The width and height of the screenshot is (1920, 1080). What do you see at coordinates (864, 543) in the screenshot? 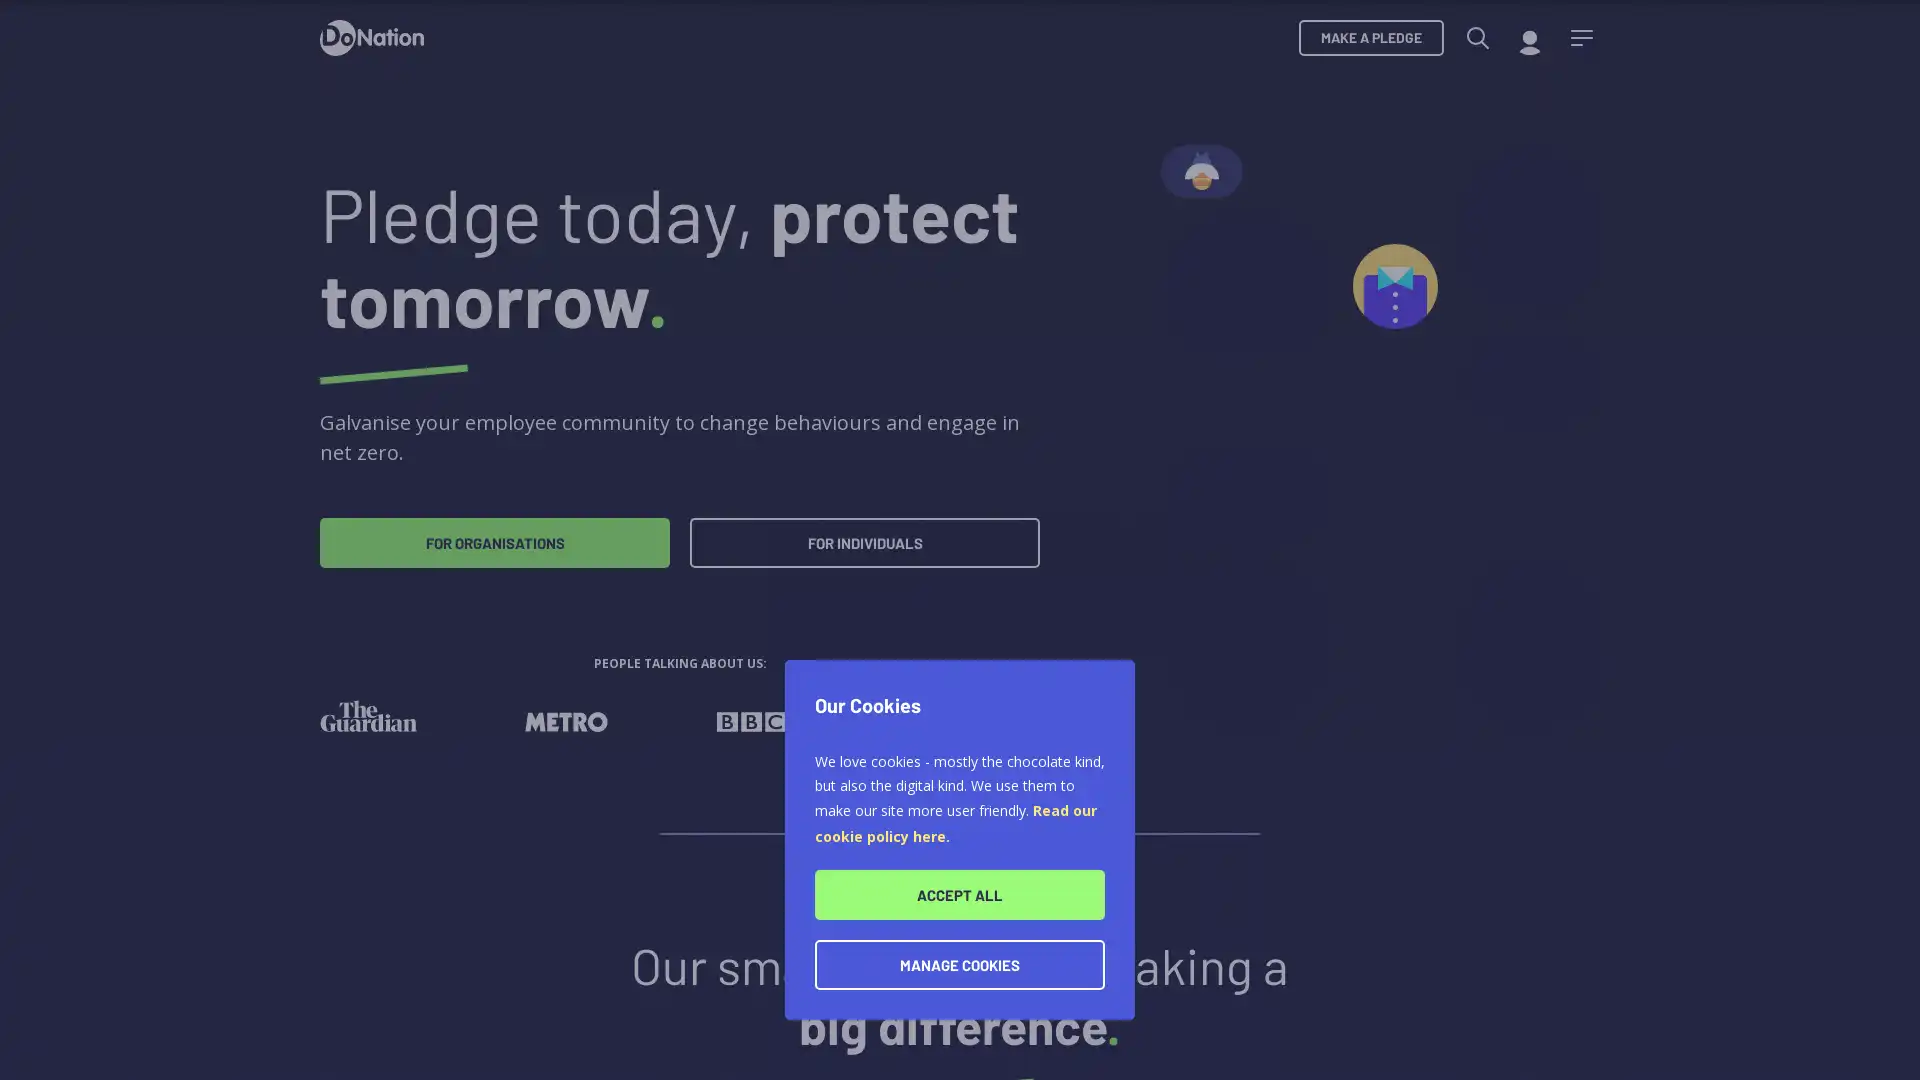
I see `FOR INDIVIDUALS` at bounding box center [864, 543].